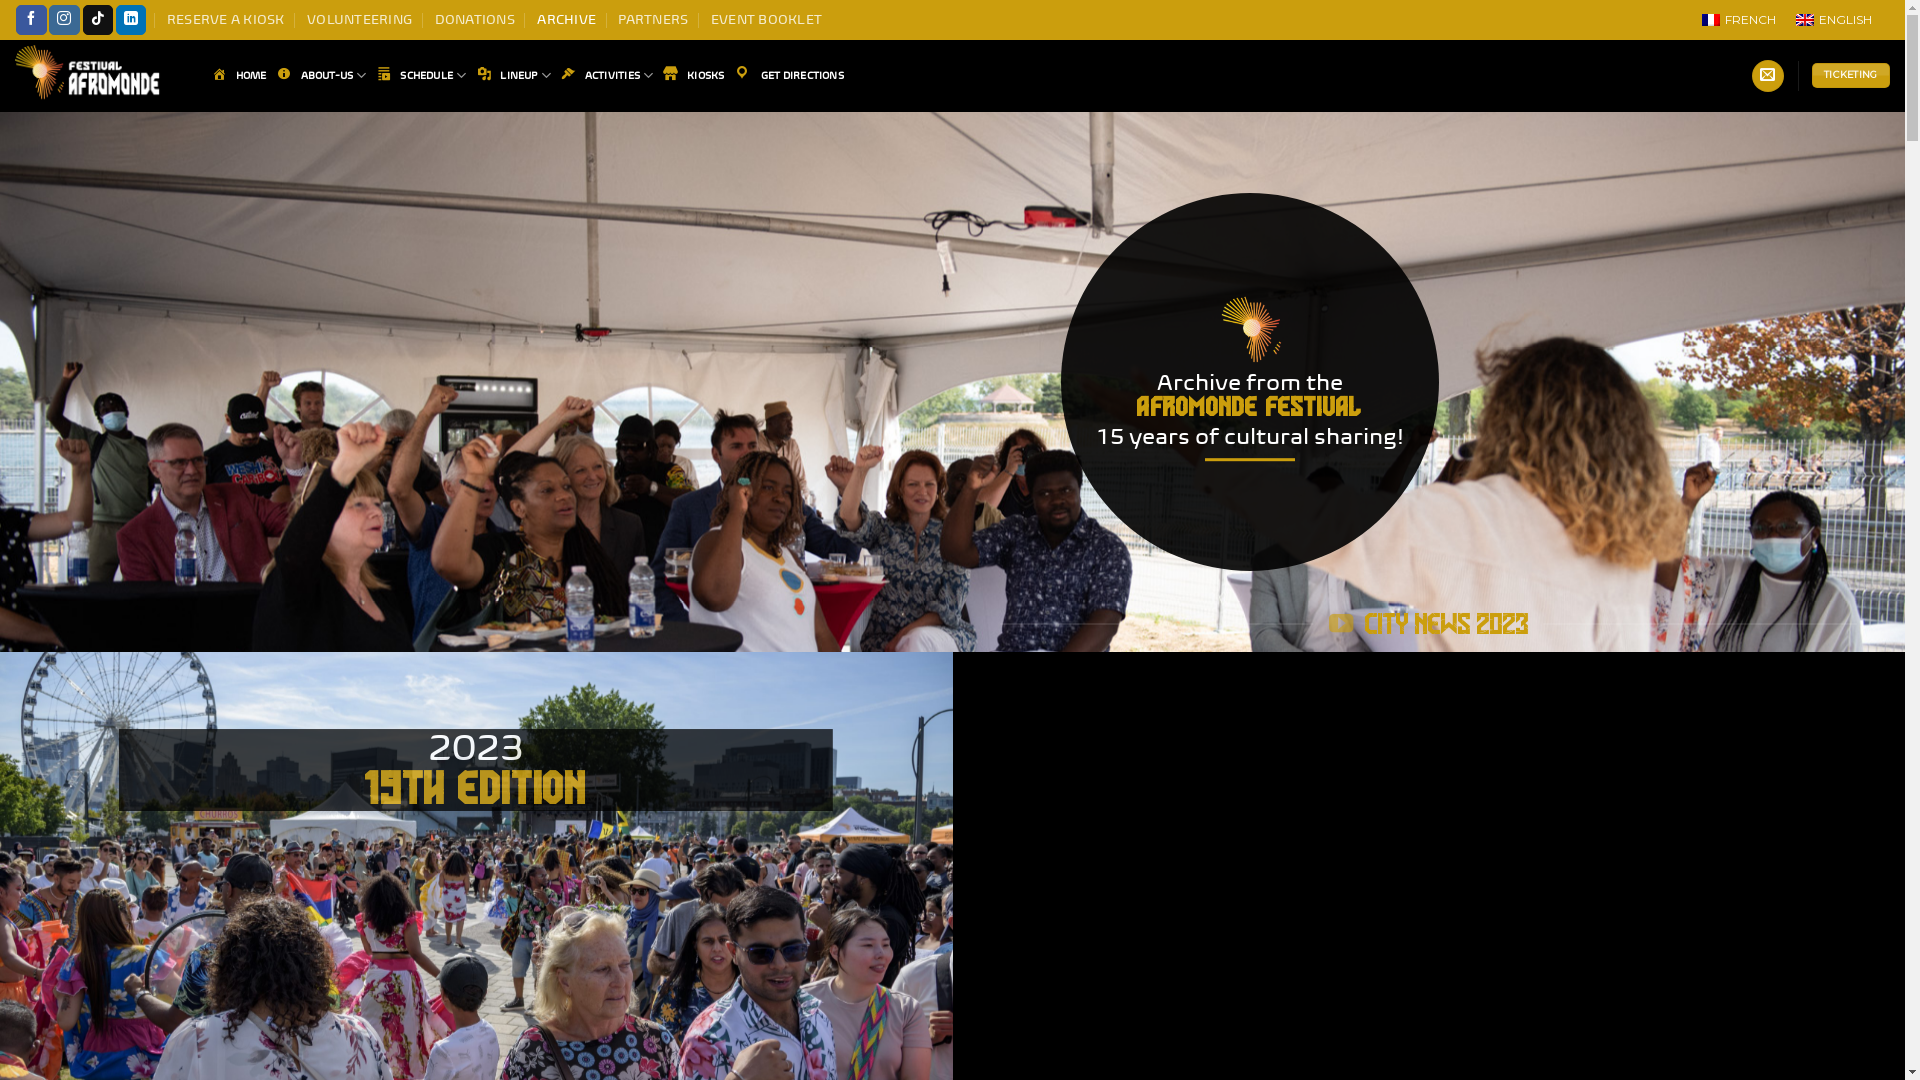  I want to click on 'LINEUP', so click(475, 74).